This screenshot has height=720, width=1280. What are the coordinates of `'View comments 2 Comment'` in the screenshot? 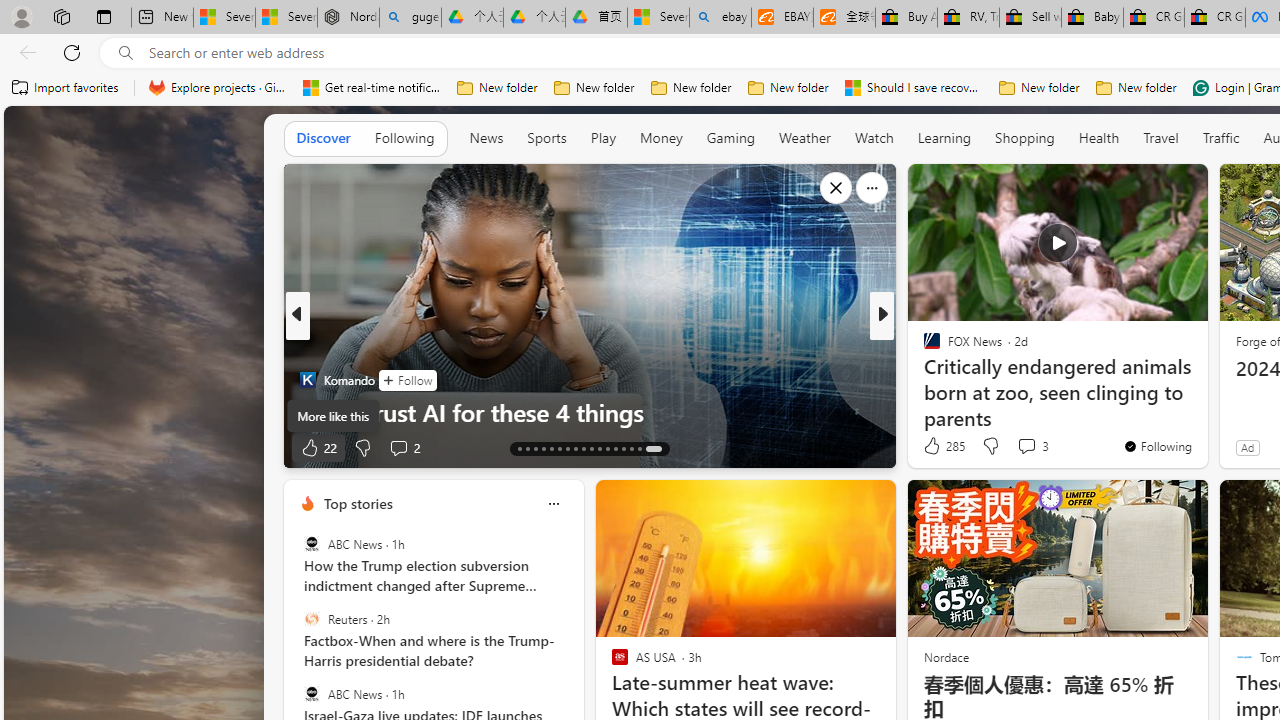 It's located at (402, 446).